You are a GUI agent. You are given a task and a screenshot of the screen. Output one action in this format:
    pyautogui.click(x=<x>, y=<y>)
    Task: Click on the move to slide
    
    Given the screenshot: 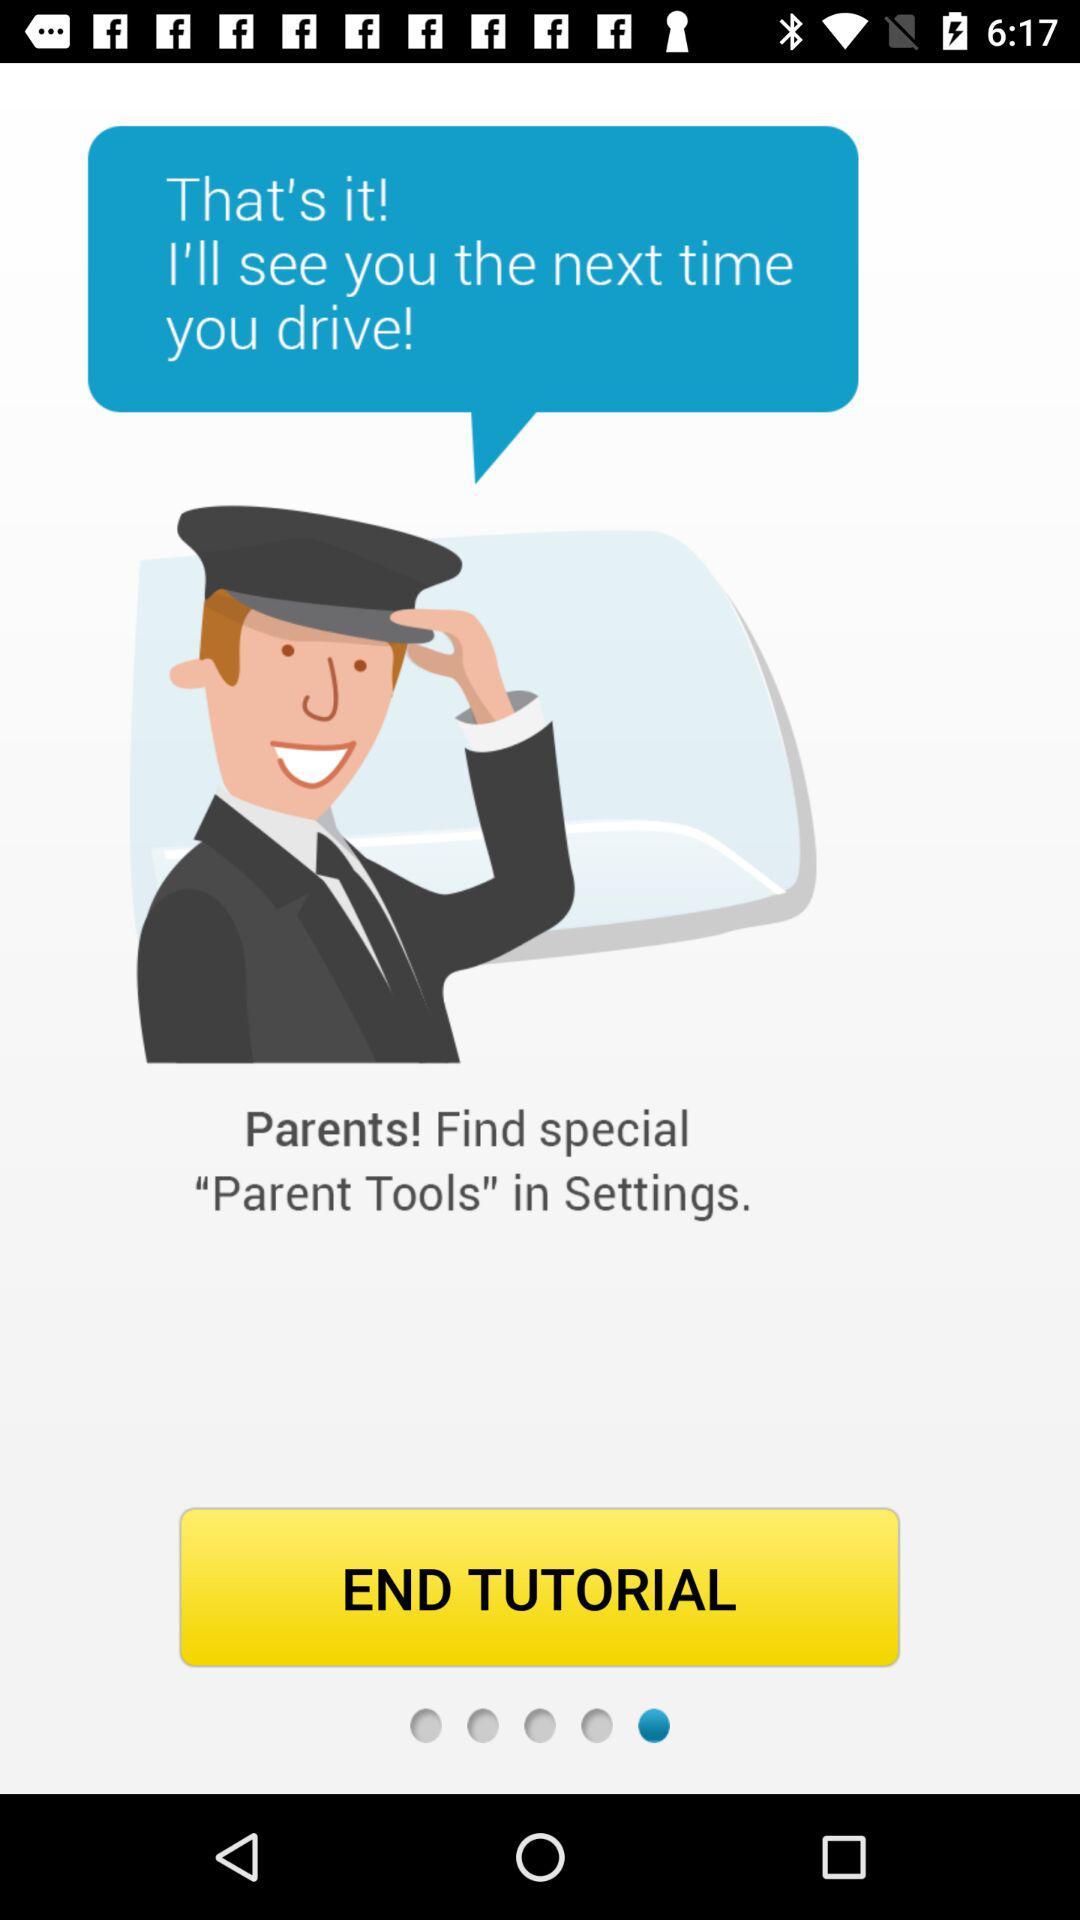 What is the action you would take?
    pyautogui.click(x=540, y=1724)
    